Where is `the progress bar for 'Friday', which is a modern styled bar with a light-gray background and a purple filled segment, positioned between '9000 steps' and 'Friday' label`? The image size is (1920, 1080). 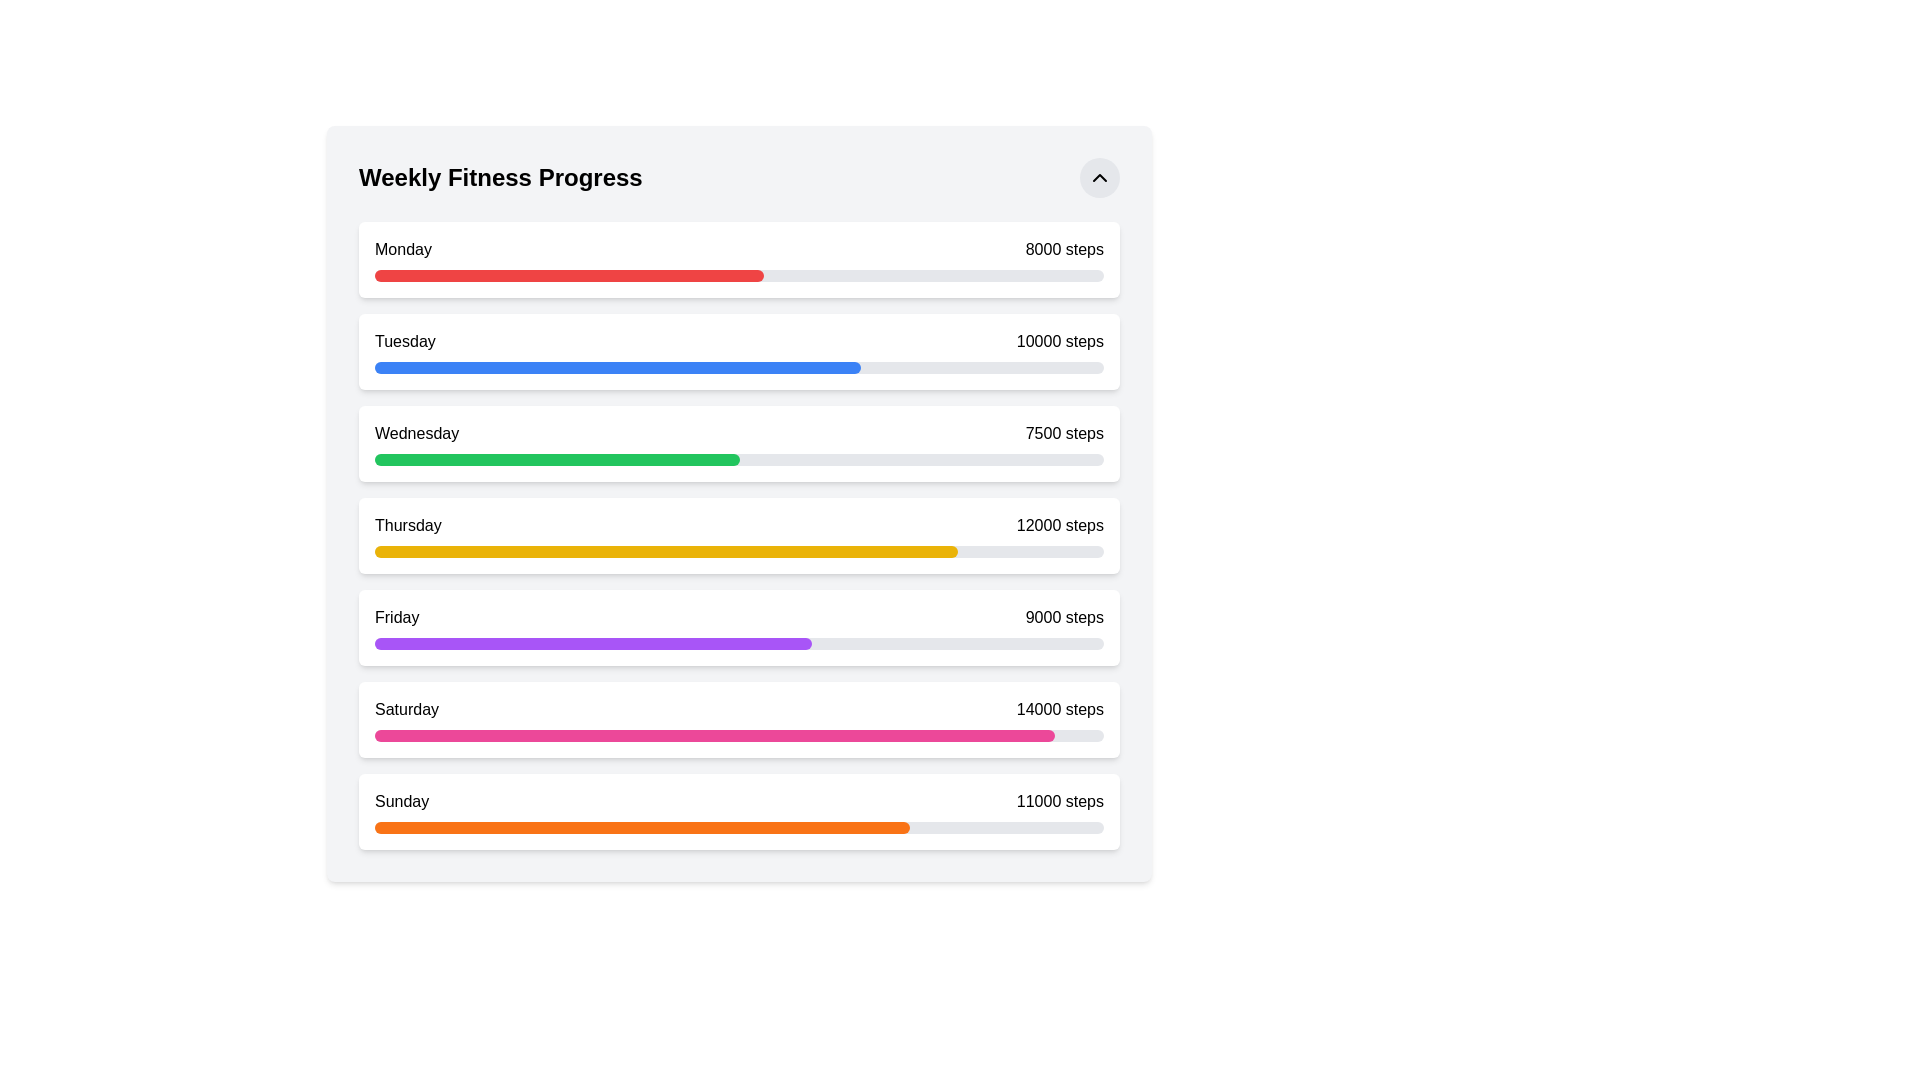
the progress bar for 'Friday', which is a modern styled bar with a light-gray background and a purple filled segment, positioned between '9000 steps' and 'Friday' label is located at coordinates (738, 640).